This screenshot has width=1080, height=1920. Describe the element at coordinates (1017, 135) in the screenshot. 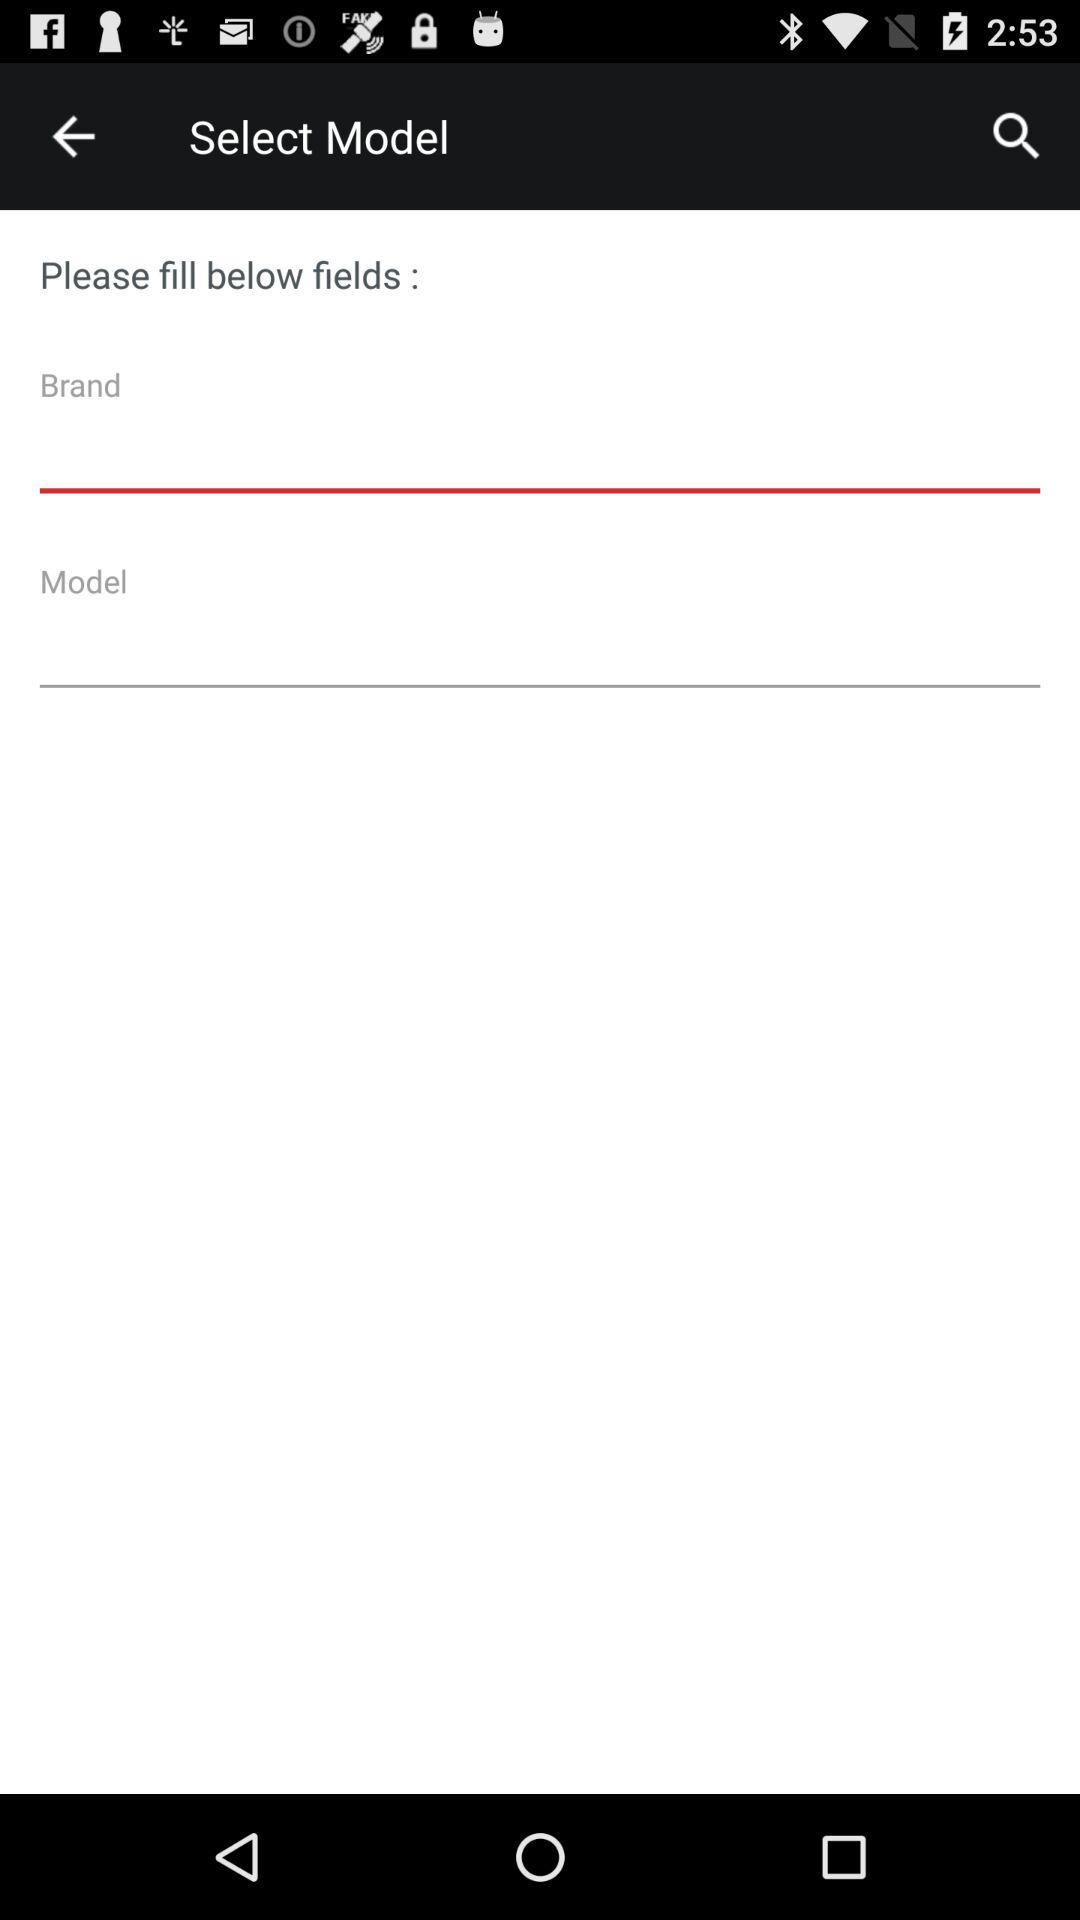

I see `icon at the top right corner` at that location.